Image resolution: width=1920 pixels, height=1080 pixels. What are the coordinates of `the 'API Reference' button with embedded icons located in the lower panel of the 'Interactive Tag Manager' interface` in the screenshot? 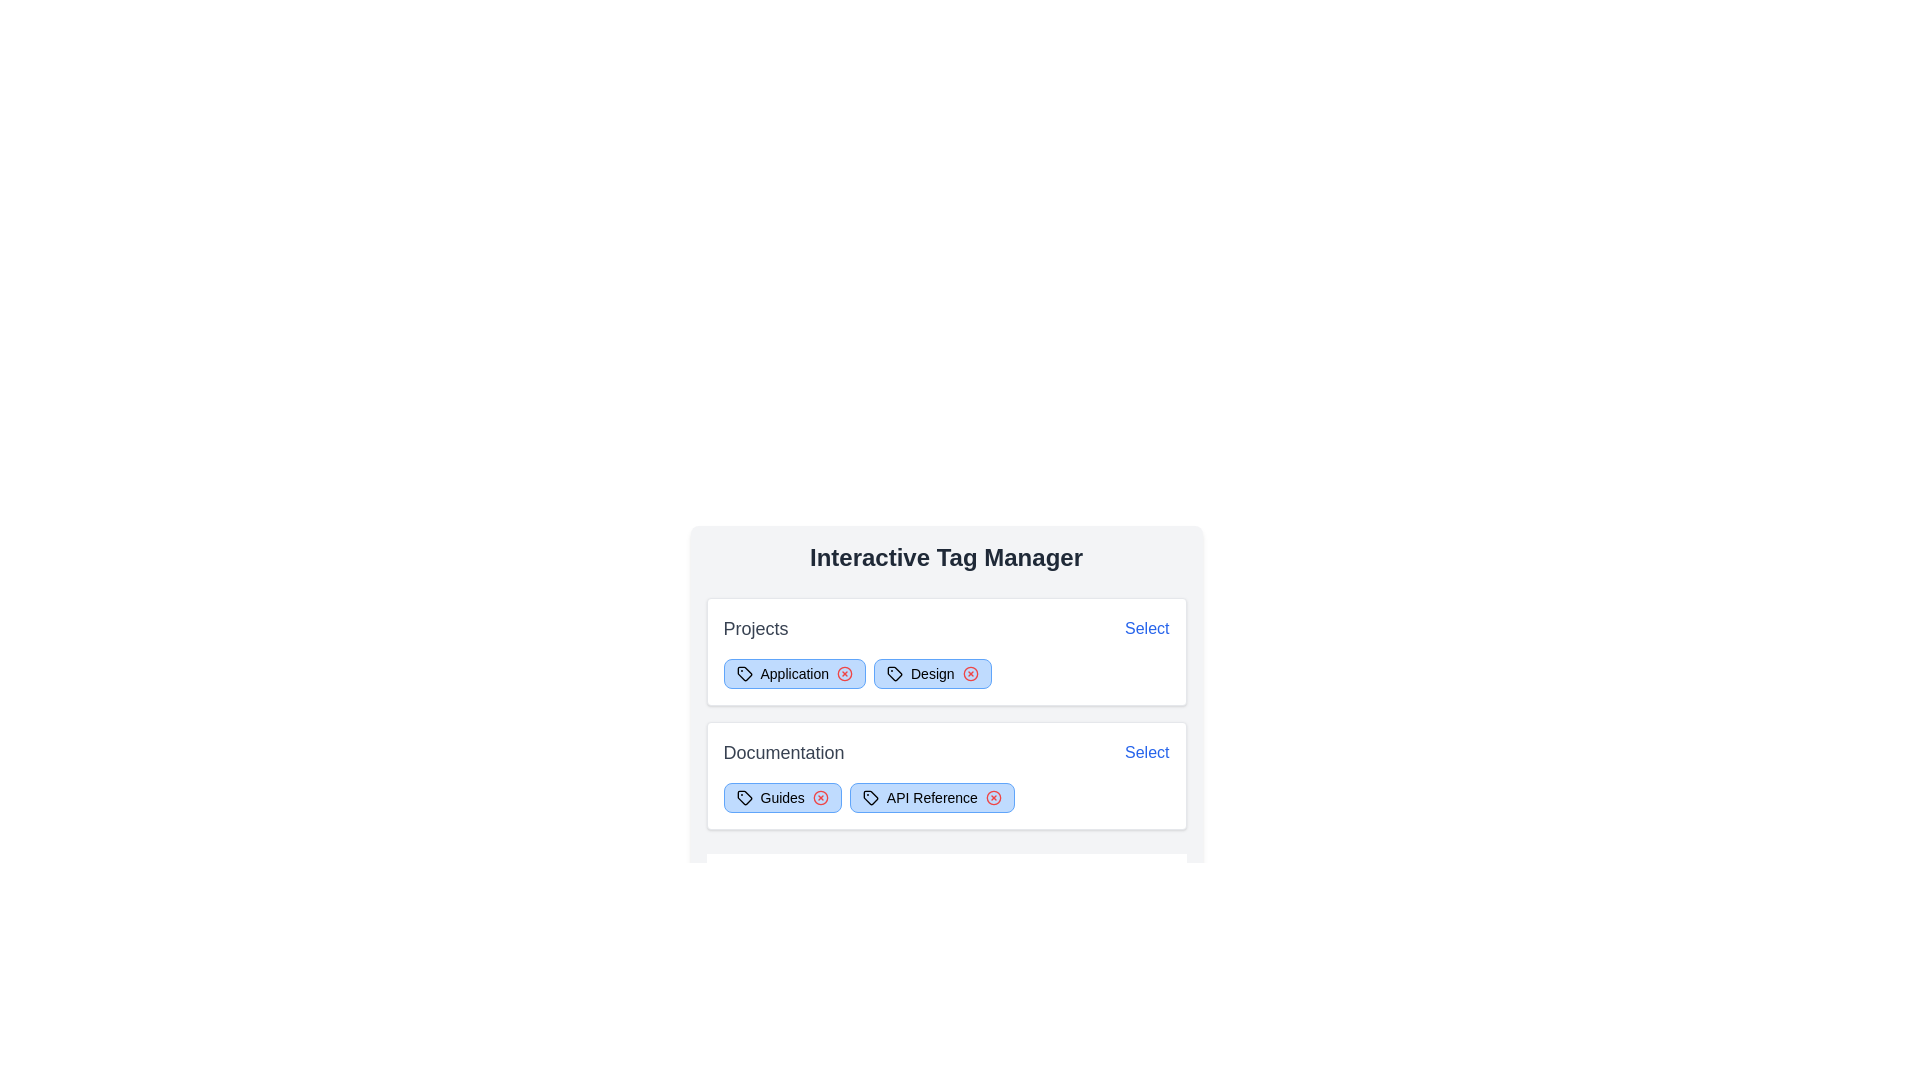 It's located at (931, 797).